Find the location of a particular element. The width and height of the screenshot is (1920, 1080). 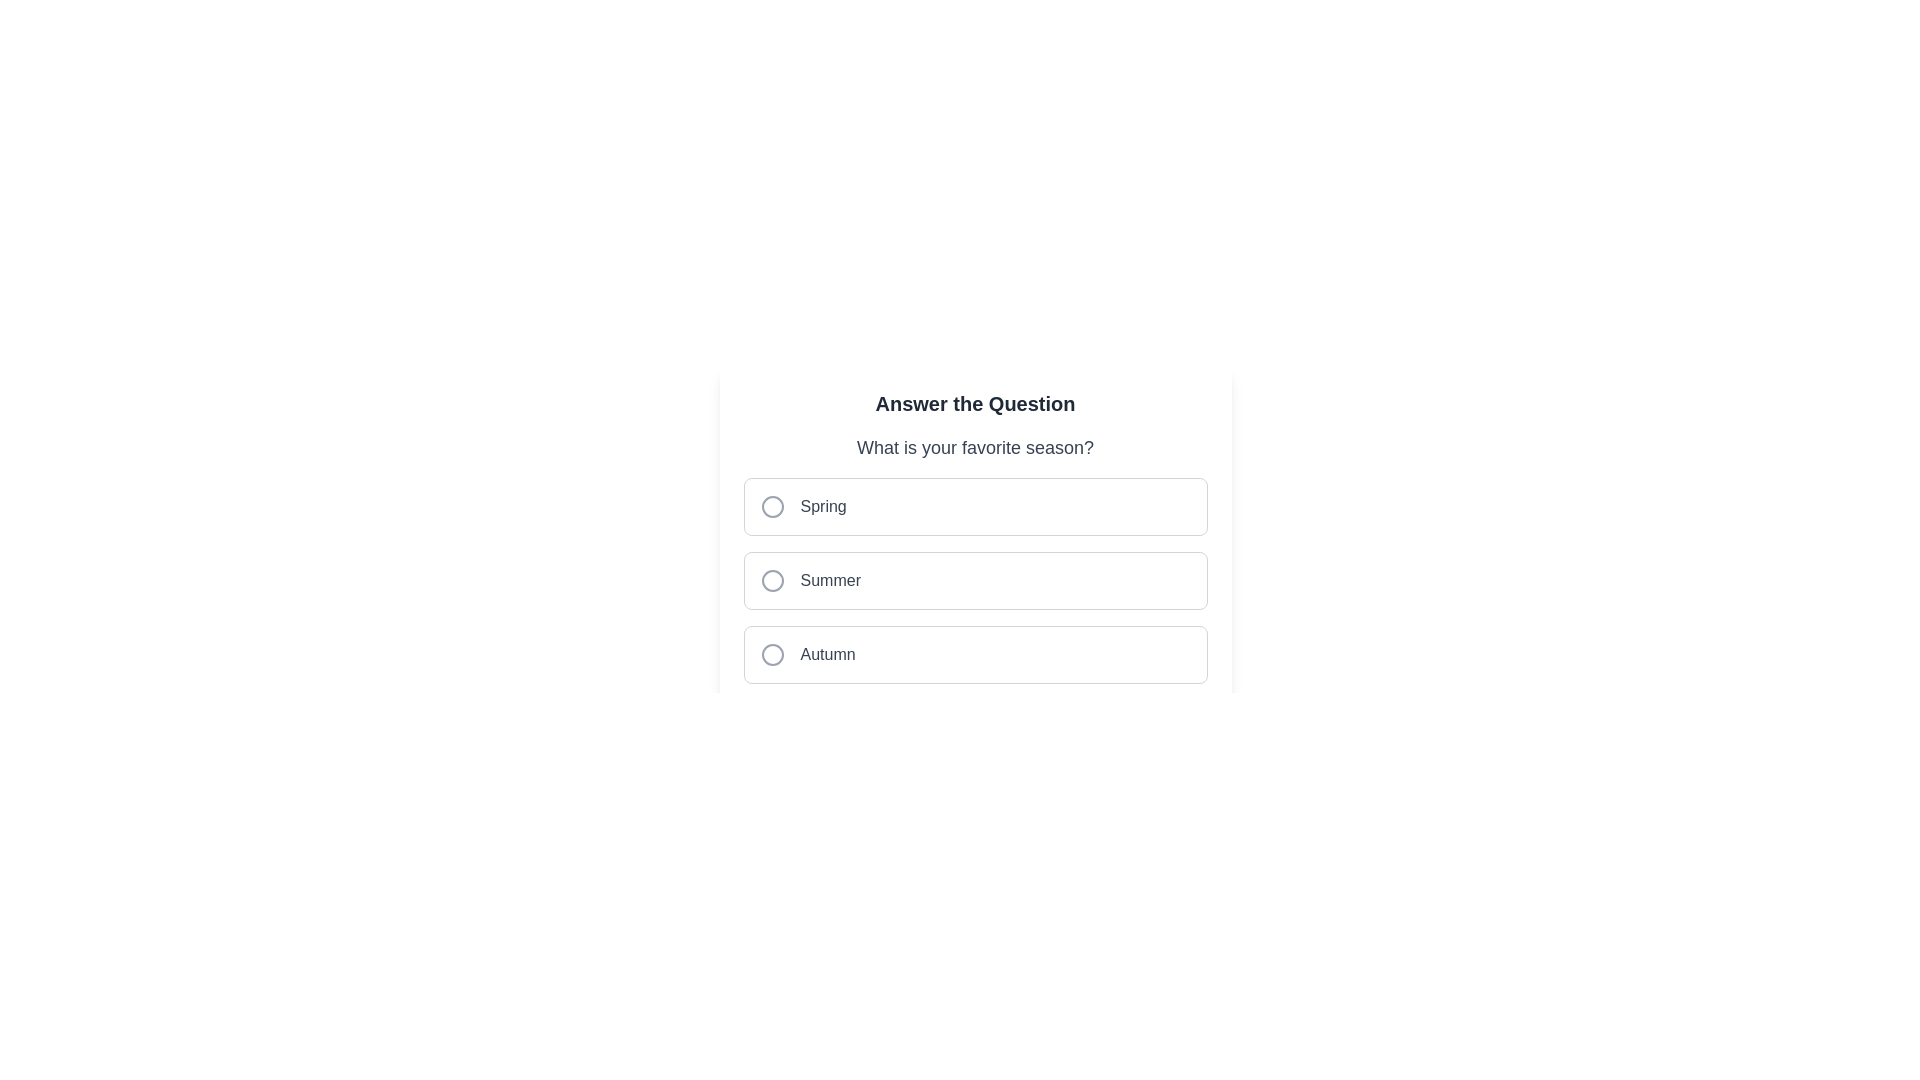

one of the radio buttons in the group labeled for selecting a favorite season, located just below the heading 'What is your favorite season?' is located at coordinates (975, 616).